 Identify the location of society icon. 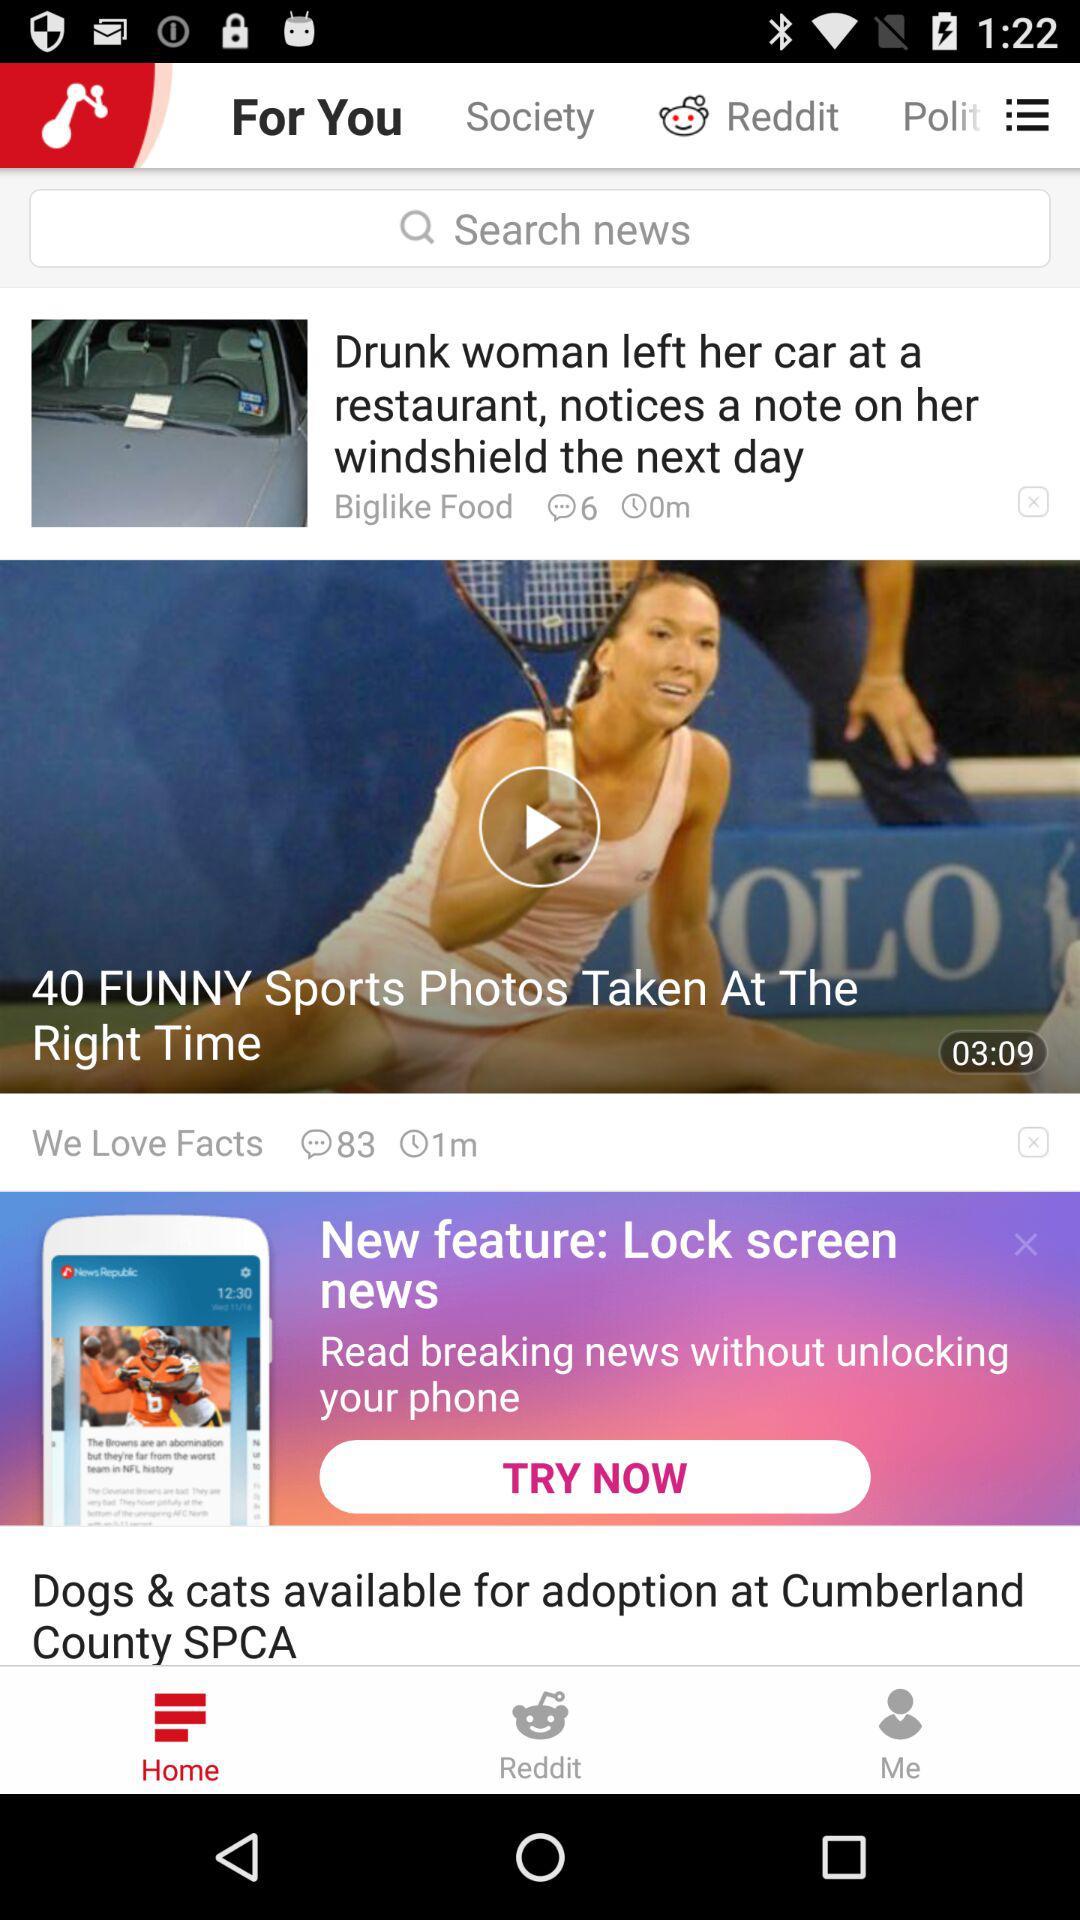
(529, 114).